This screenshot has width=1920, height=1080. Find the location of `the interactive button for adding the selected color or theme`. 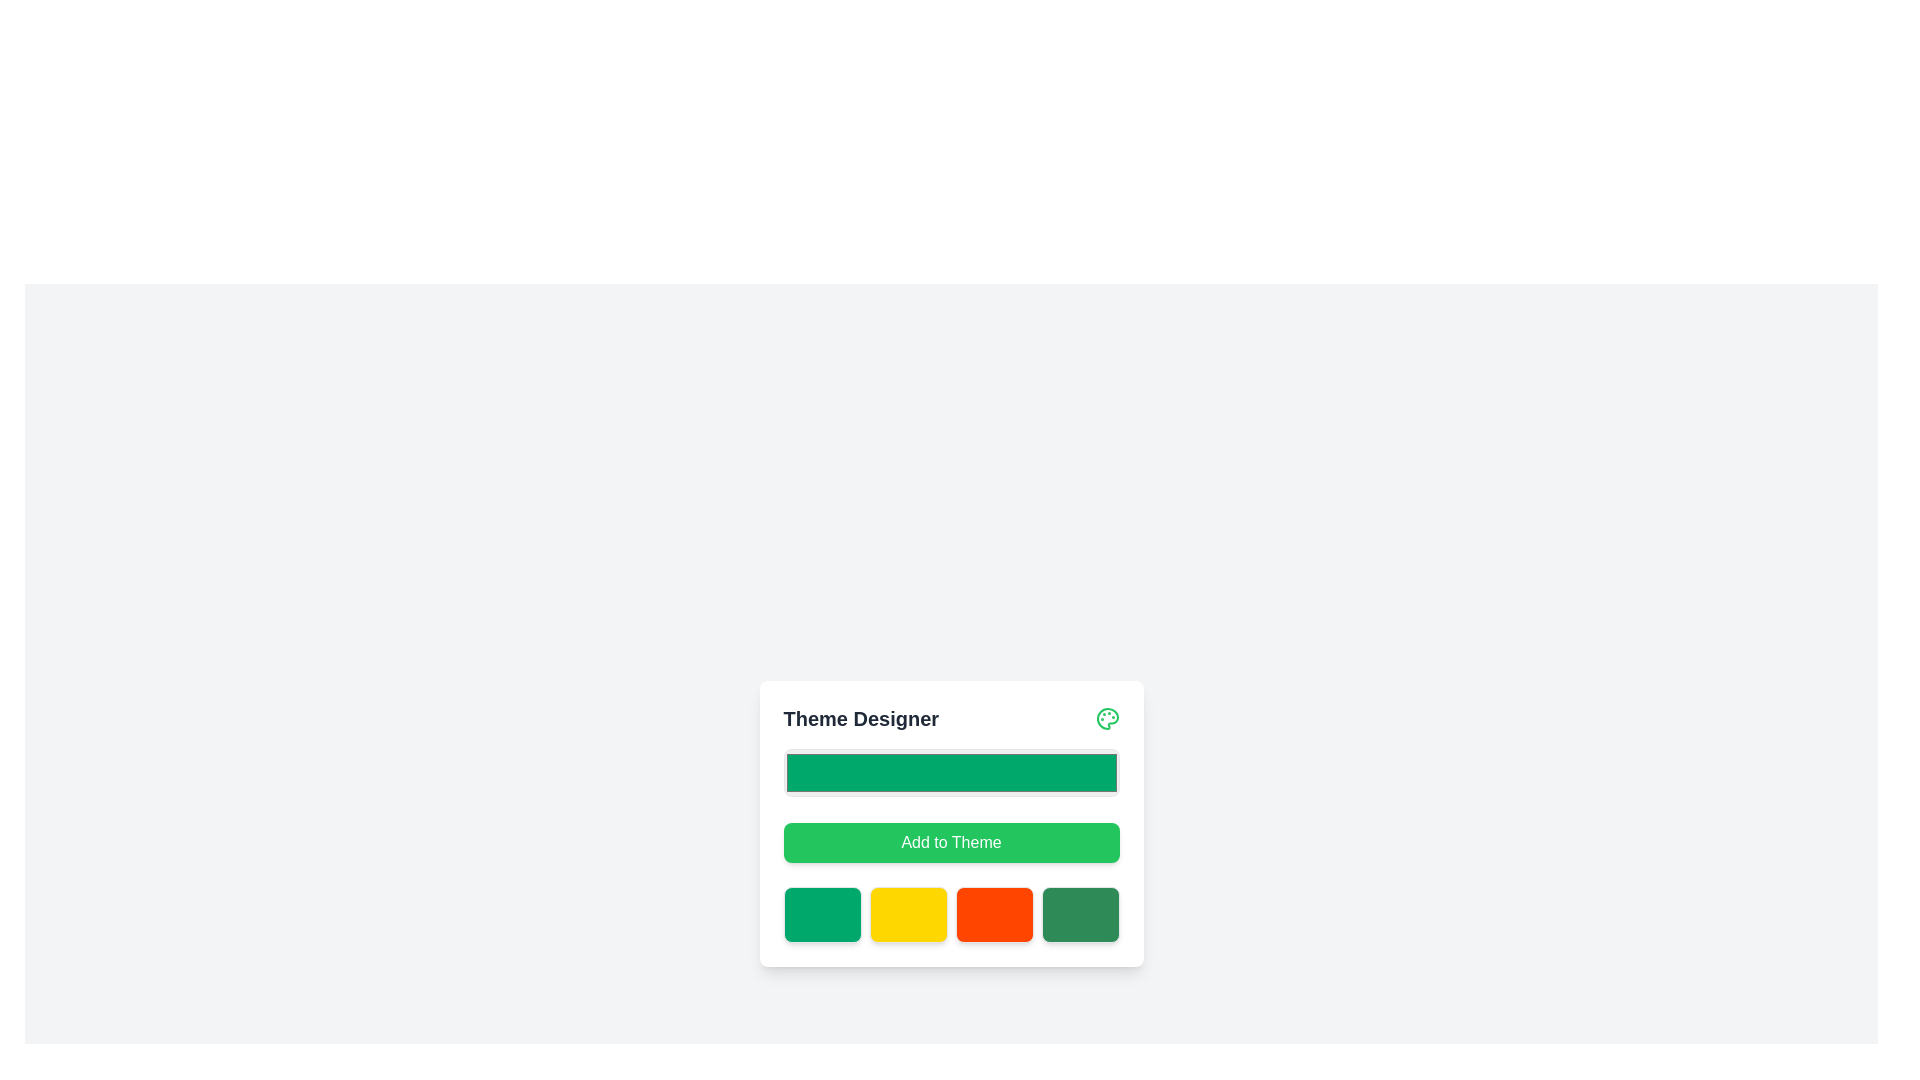

the interactive button for adding the selected color or theme is located at coordinates (950, 845).